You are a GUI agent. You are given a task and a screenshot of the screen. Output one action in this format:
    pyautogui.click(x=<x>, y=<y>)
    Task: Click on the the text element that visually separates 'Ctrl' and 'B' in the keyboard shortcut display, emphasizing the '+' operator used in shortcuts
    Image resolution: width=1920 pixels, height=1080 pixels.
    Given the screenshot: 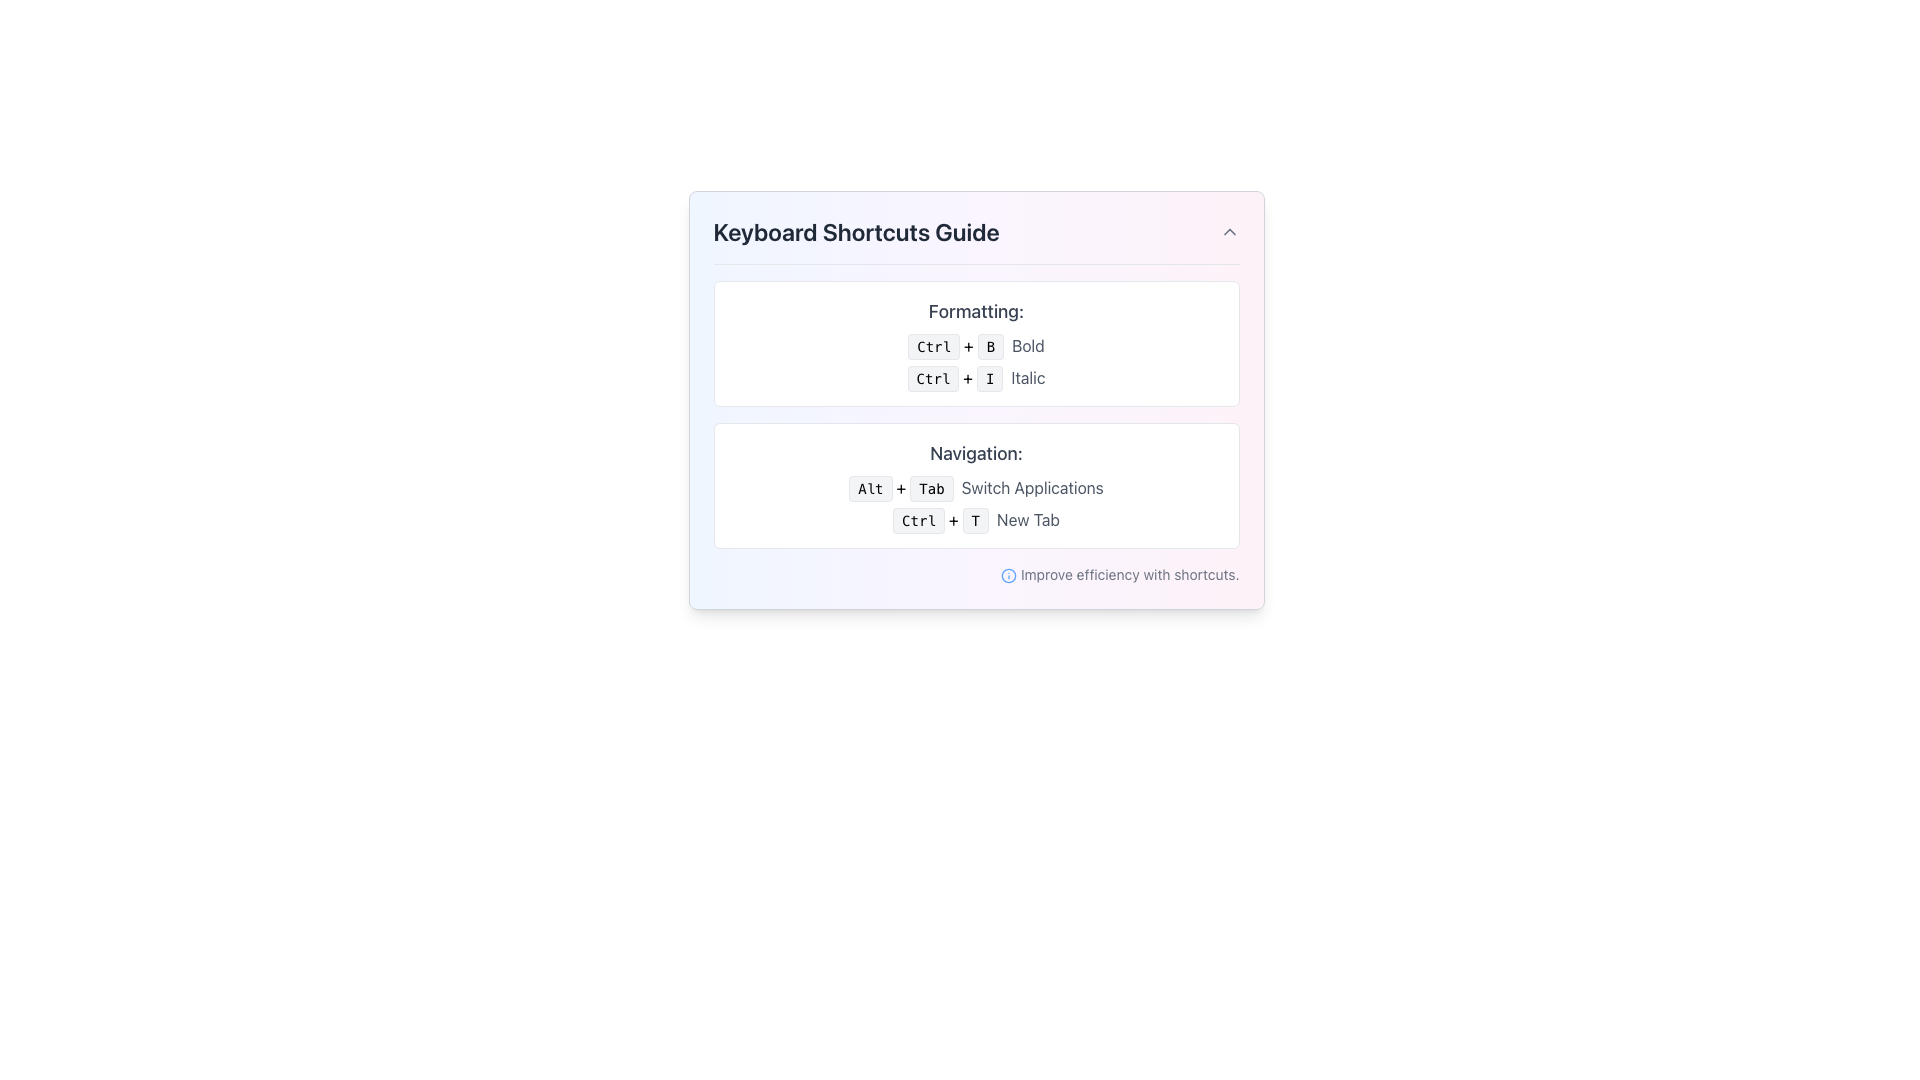 What is the action you would take?
    pyautogui.click(x=968, y=345)
    